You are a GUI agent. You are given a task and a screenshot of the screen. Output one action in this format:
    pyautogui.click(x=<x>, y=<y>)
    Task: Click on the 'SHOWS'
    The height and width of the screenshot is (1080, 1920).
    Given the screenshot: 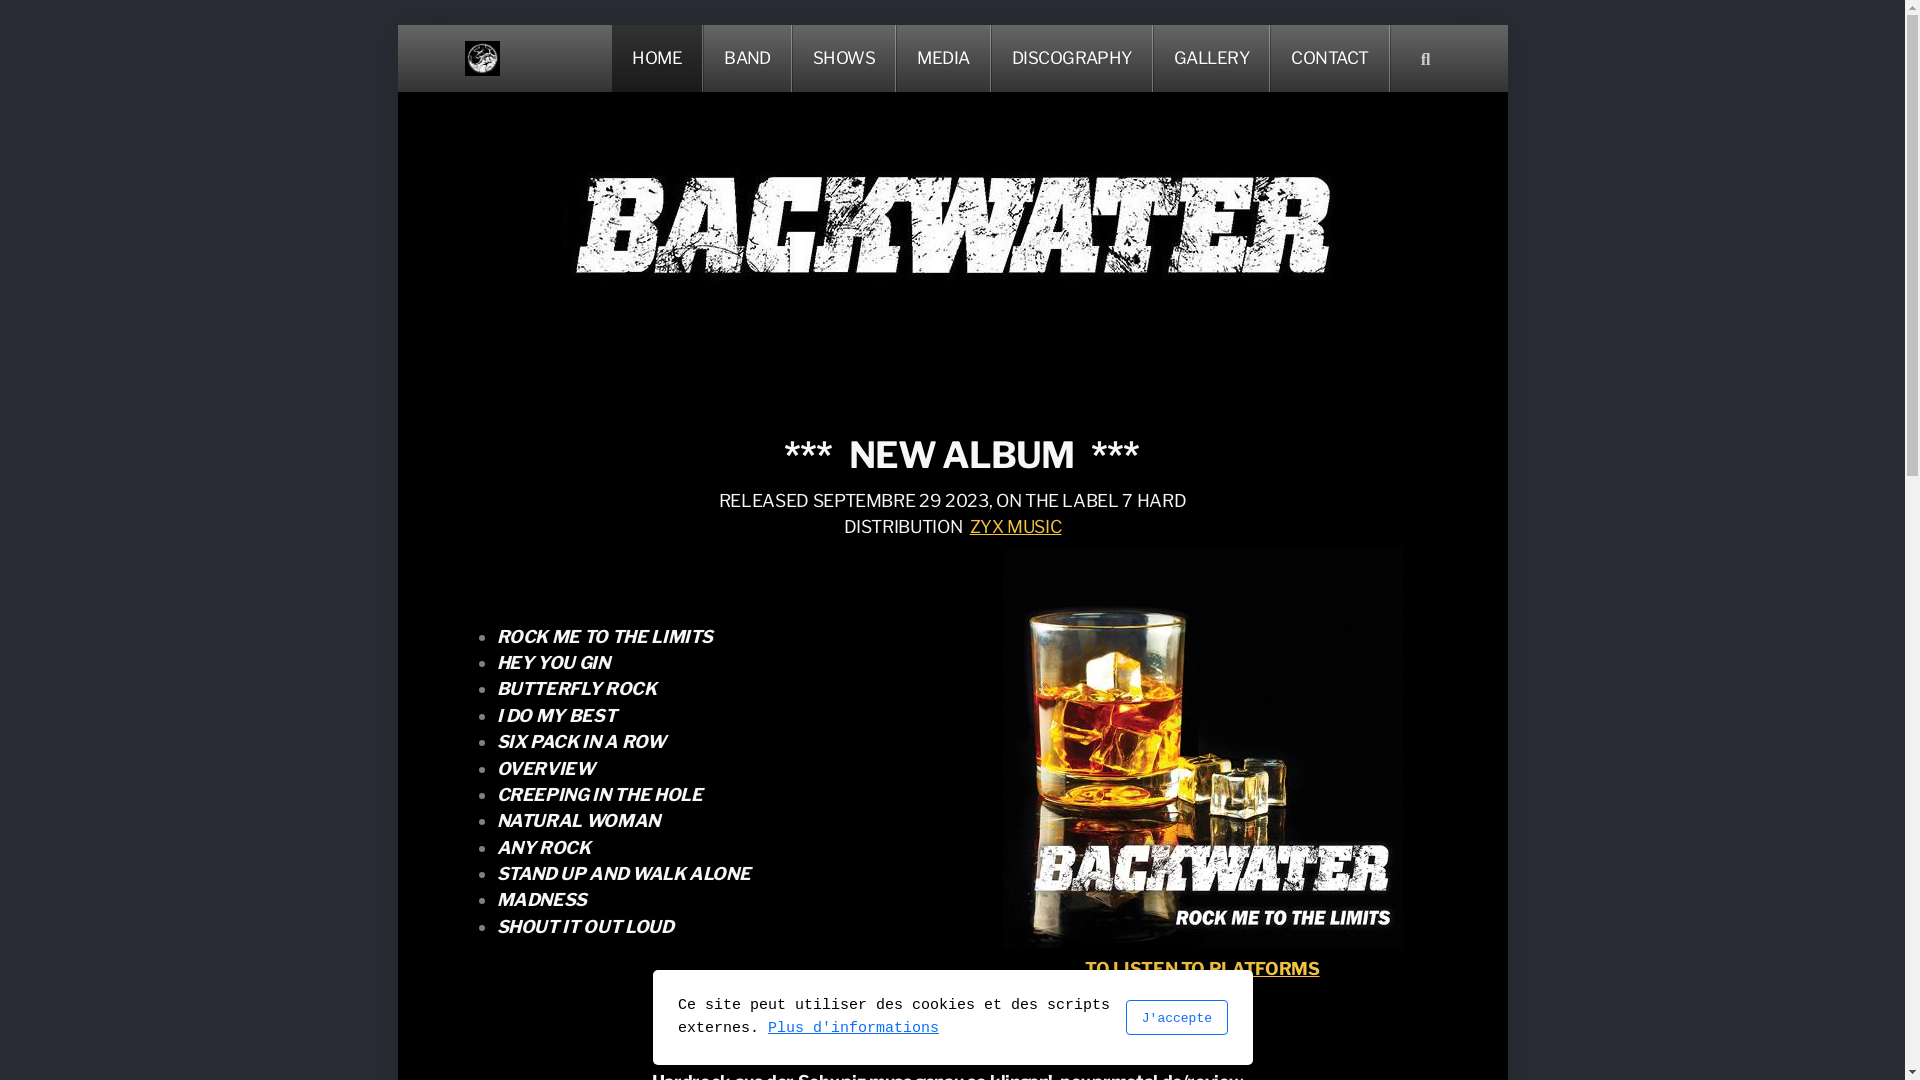 What is the action you would take?
    pyautogui.click(x=844, y=57)
    